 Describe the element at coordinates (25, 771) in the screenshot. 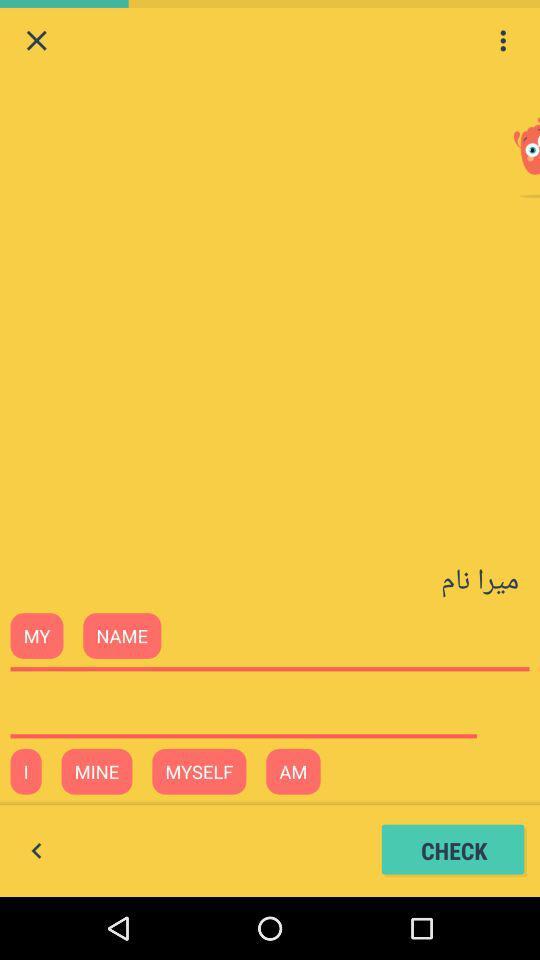

I see `i beside mine at the bottom of the web page` at that location.